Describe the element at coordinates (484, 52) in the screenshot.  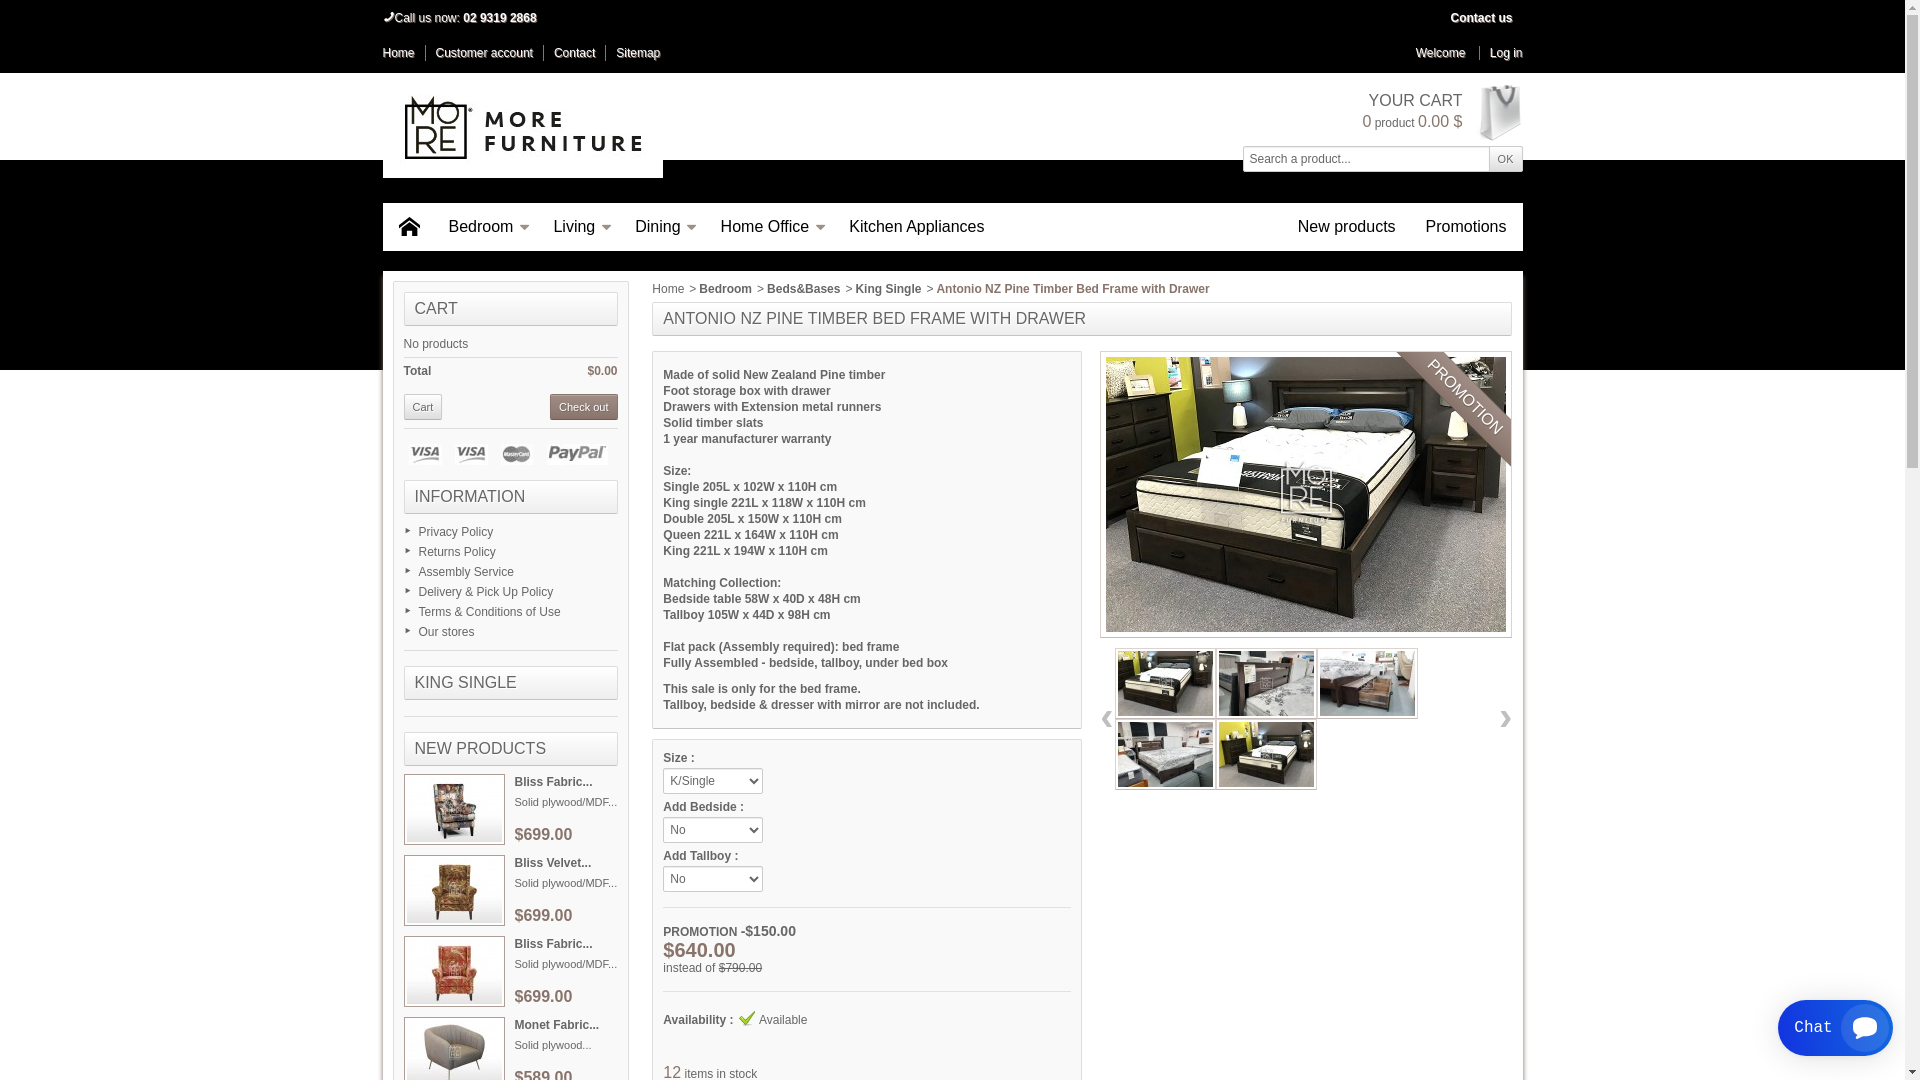
I see `'Customer account'` at that location.